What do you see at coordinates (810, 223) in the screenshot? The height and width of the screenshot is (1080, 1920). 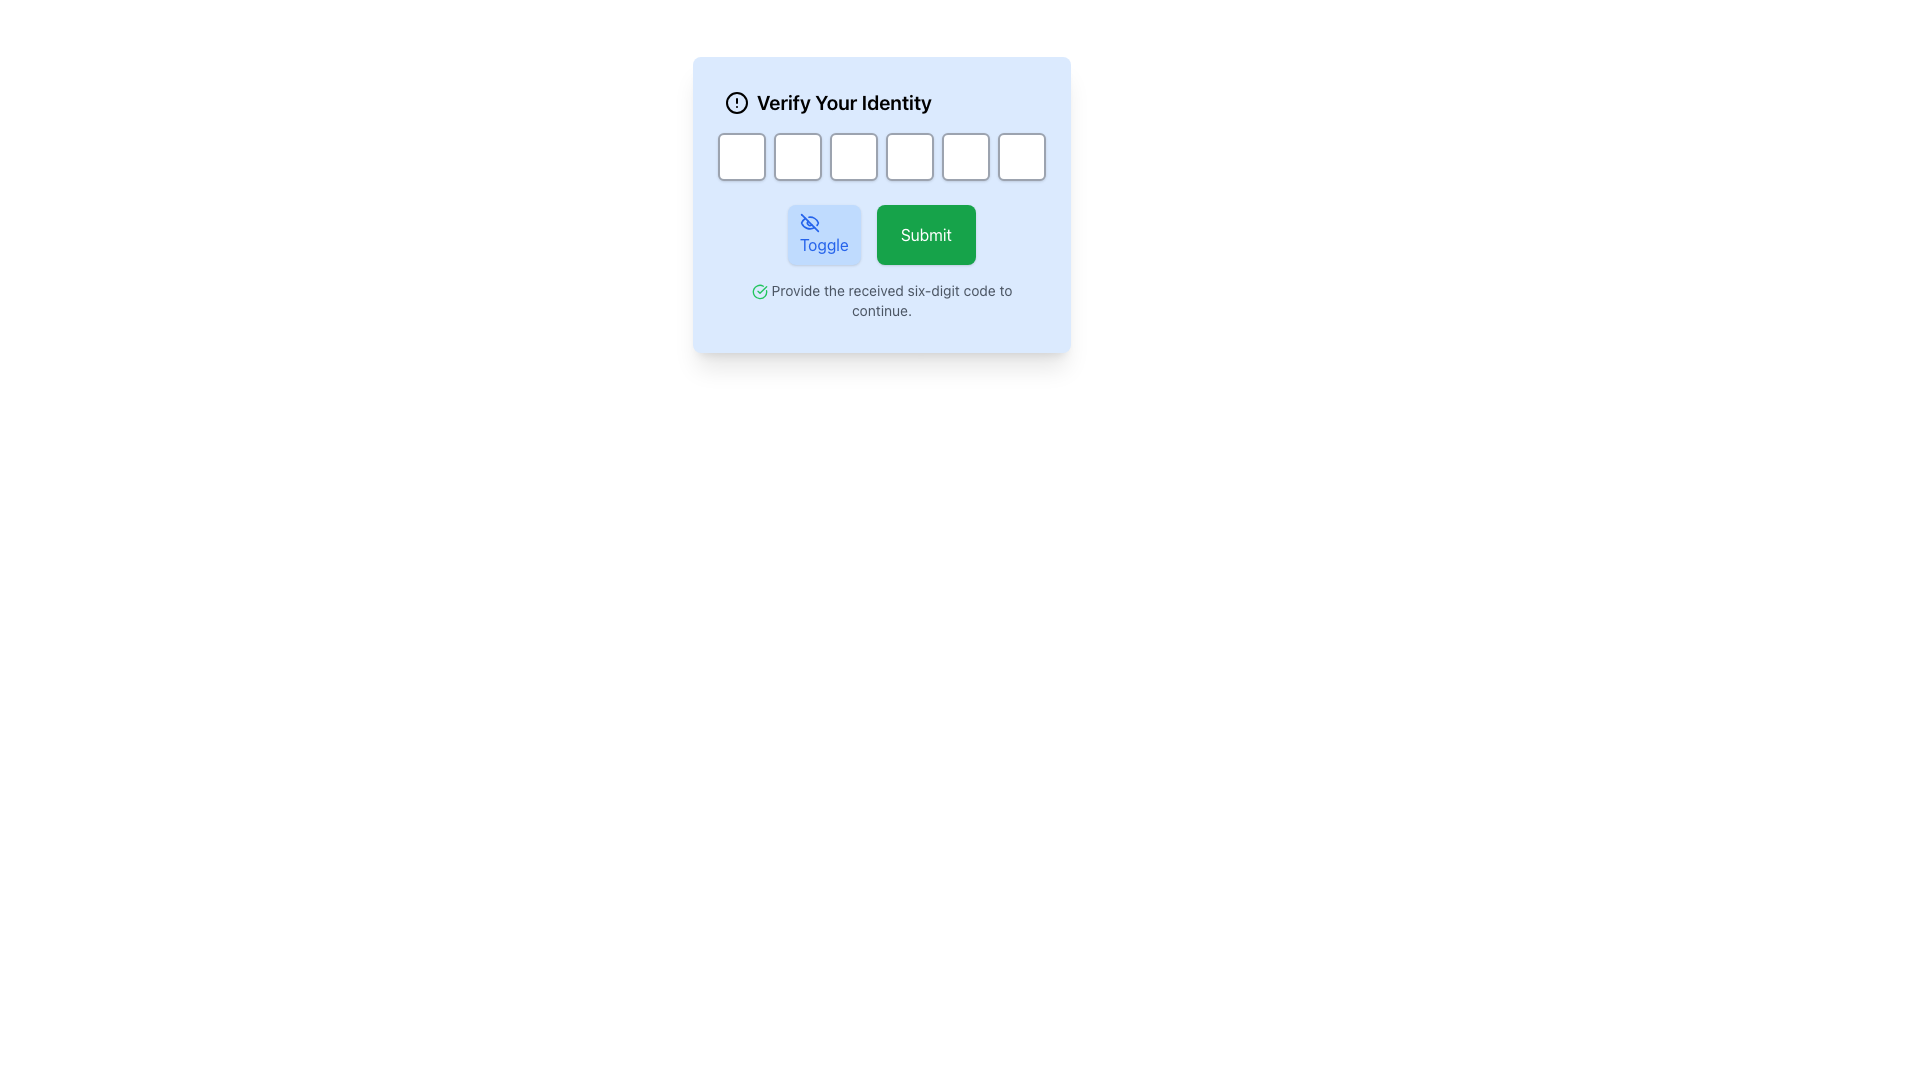 I see `the visibility toggle icon, which is styled as an eye with a diagonal line crossing through it, located to the left of the green 'Submit' button in the user interface panel` at bounding box center [810, 223].